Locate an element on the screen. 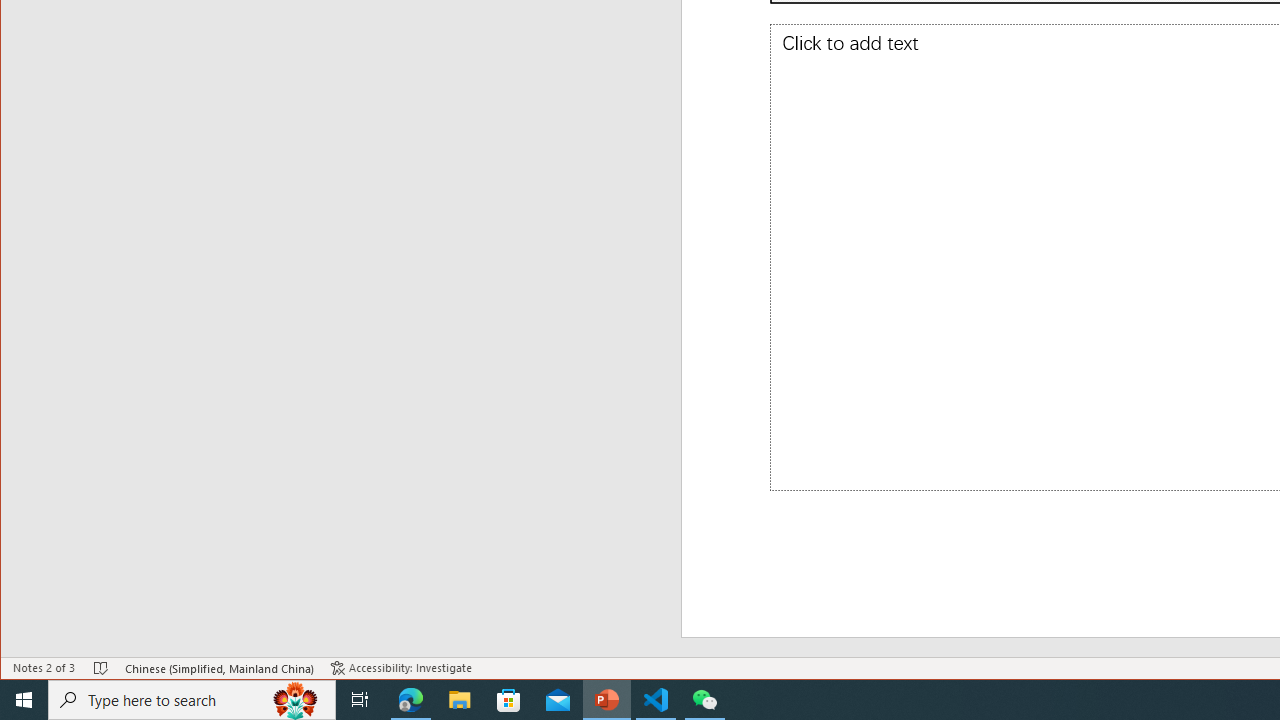  'PowerPoint - 1 running window' is located at coordinates (606, 698).